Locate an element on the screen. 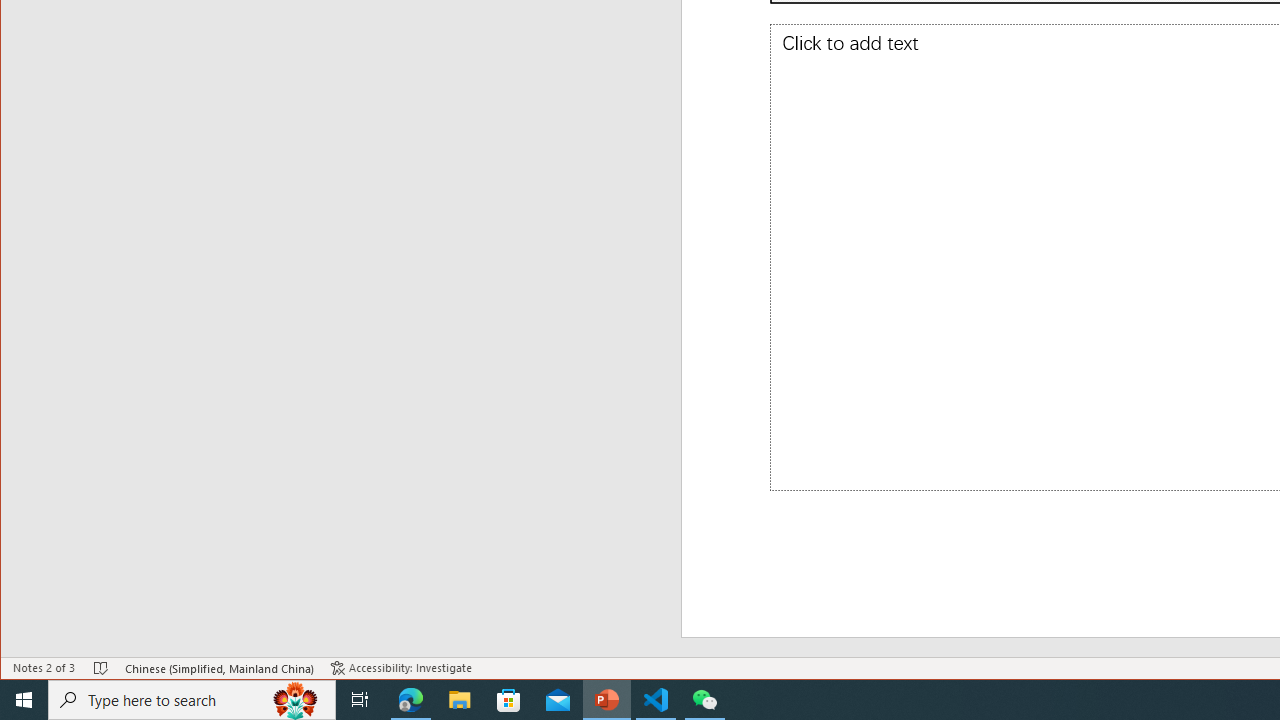  'PowerPoint - 1 running window' is located at coordinates (606, 698).